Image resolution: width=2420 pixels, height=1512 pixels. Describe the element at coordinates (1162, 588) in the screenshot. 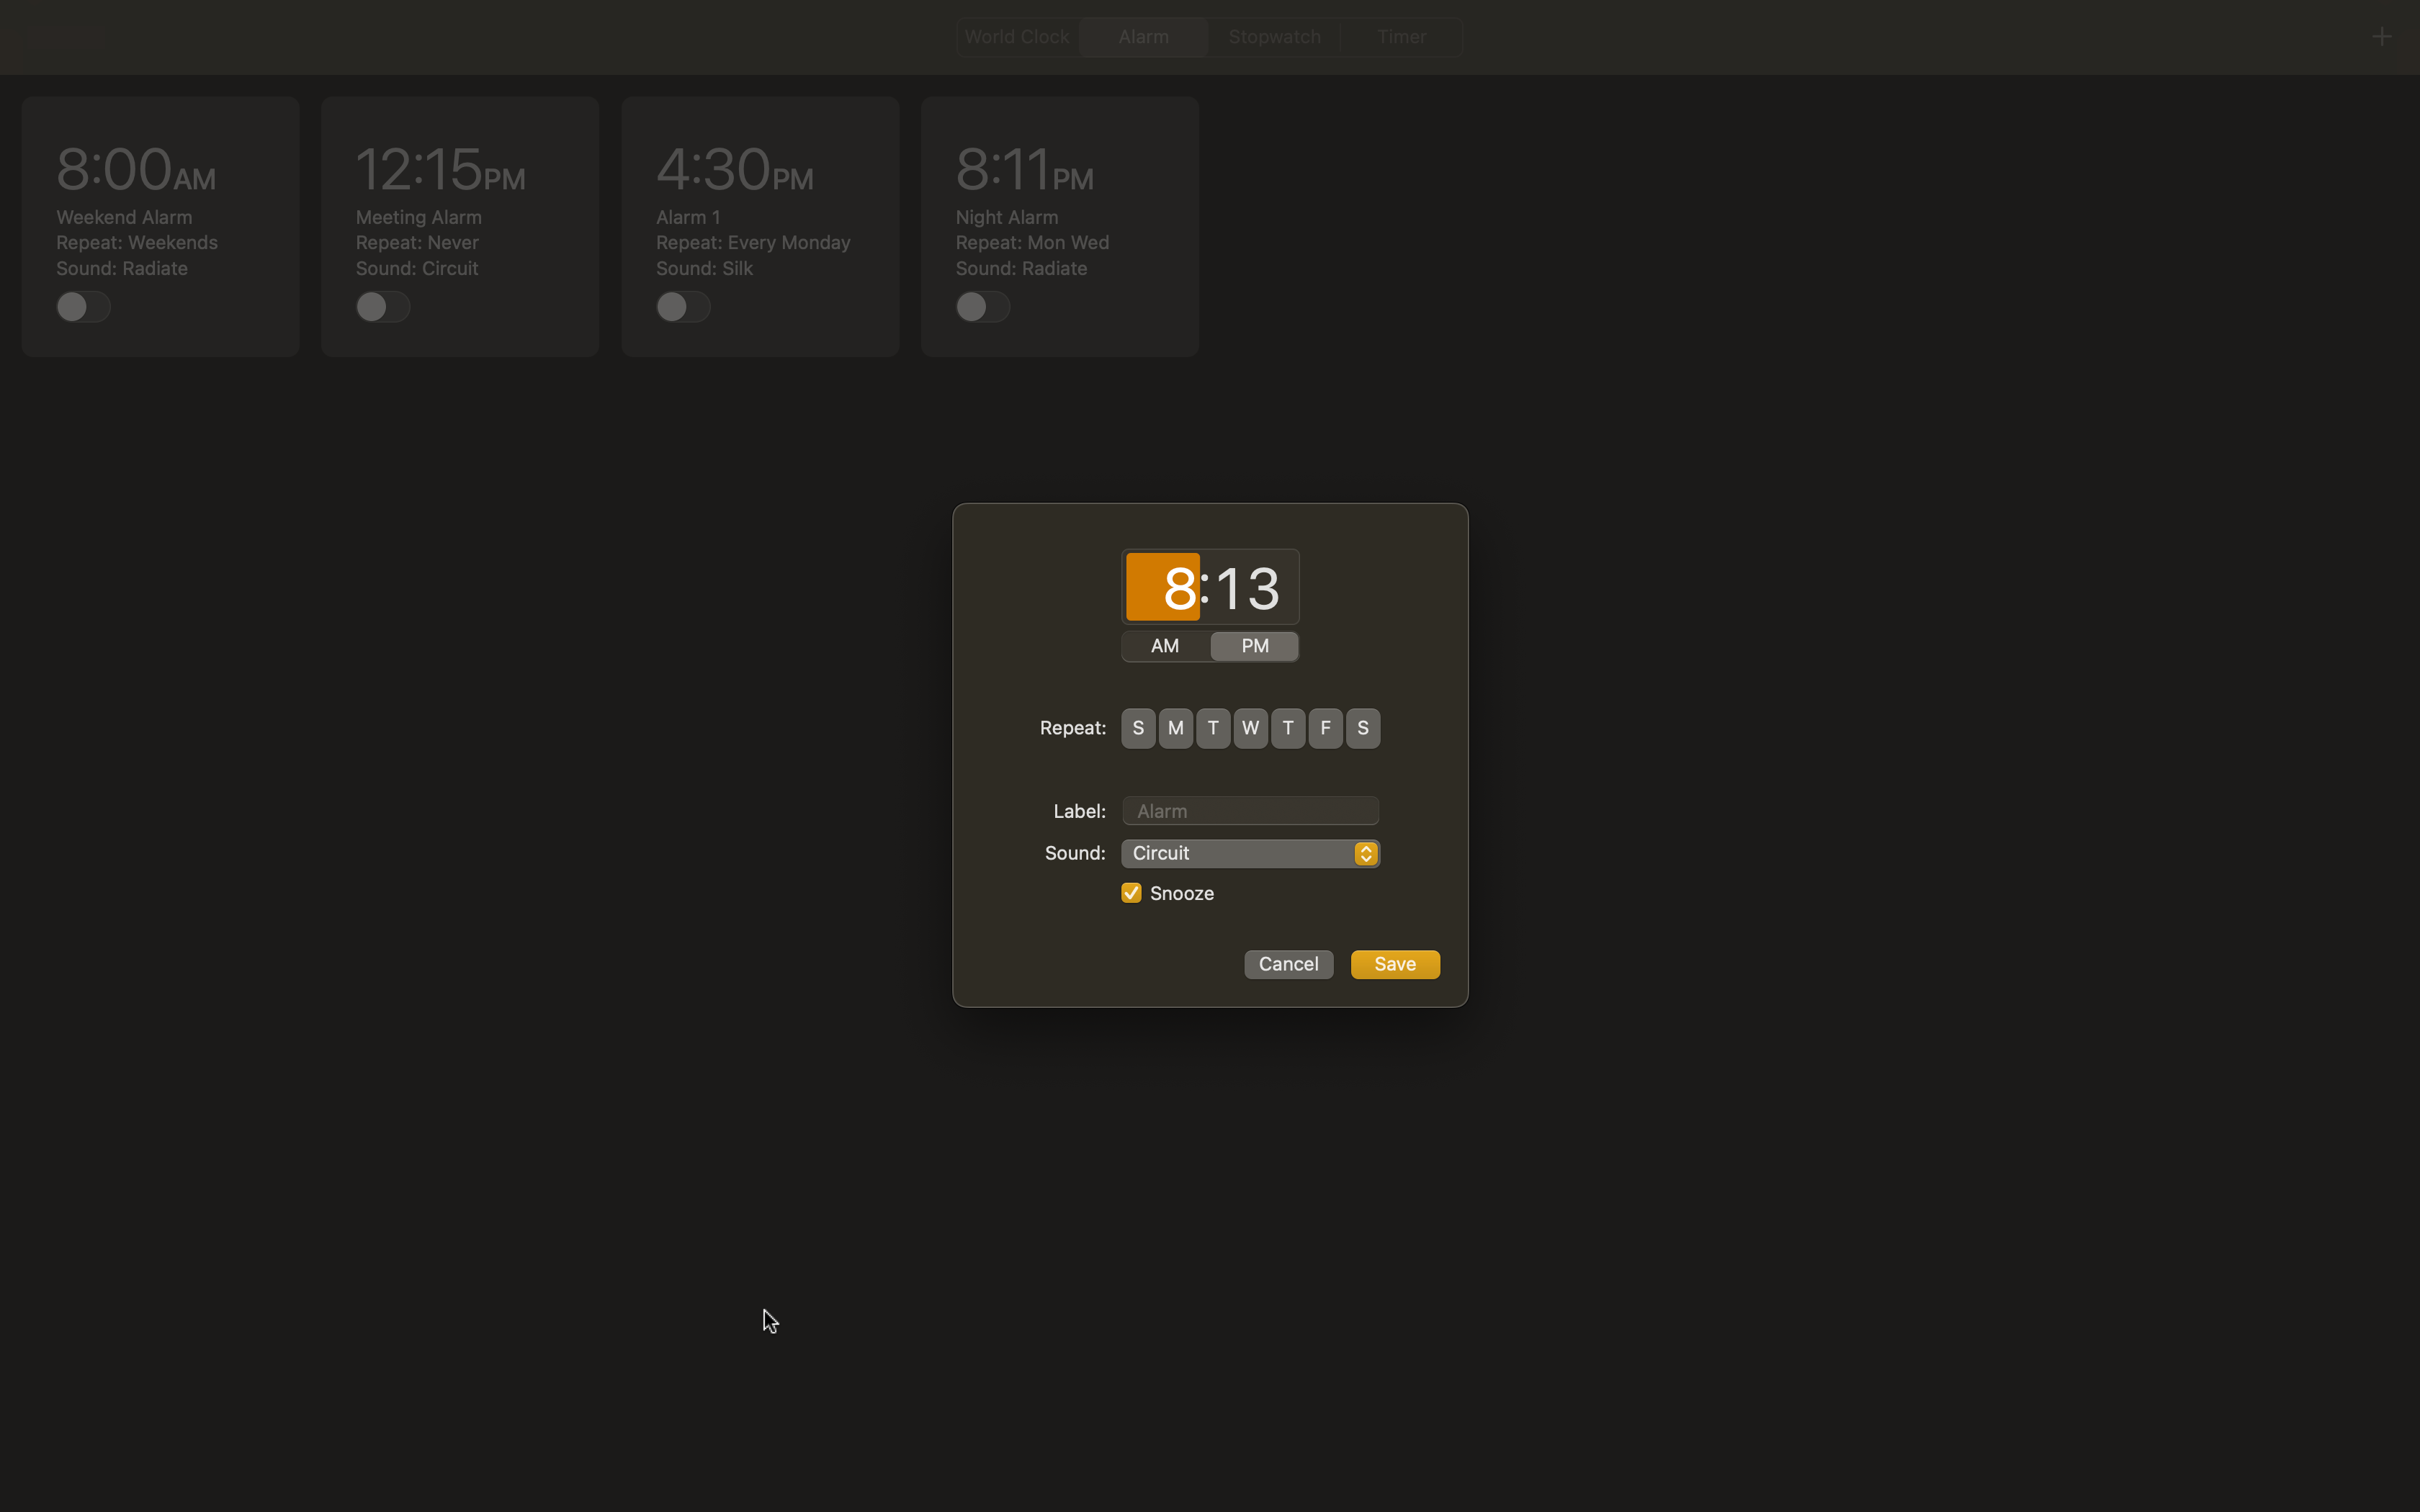

I see `the hourly duration to 8` at that location.